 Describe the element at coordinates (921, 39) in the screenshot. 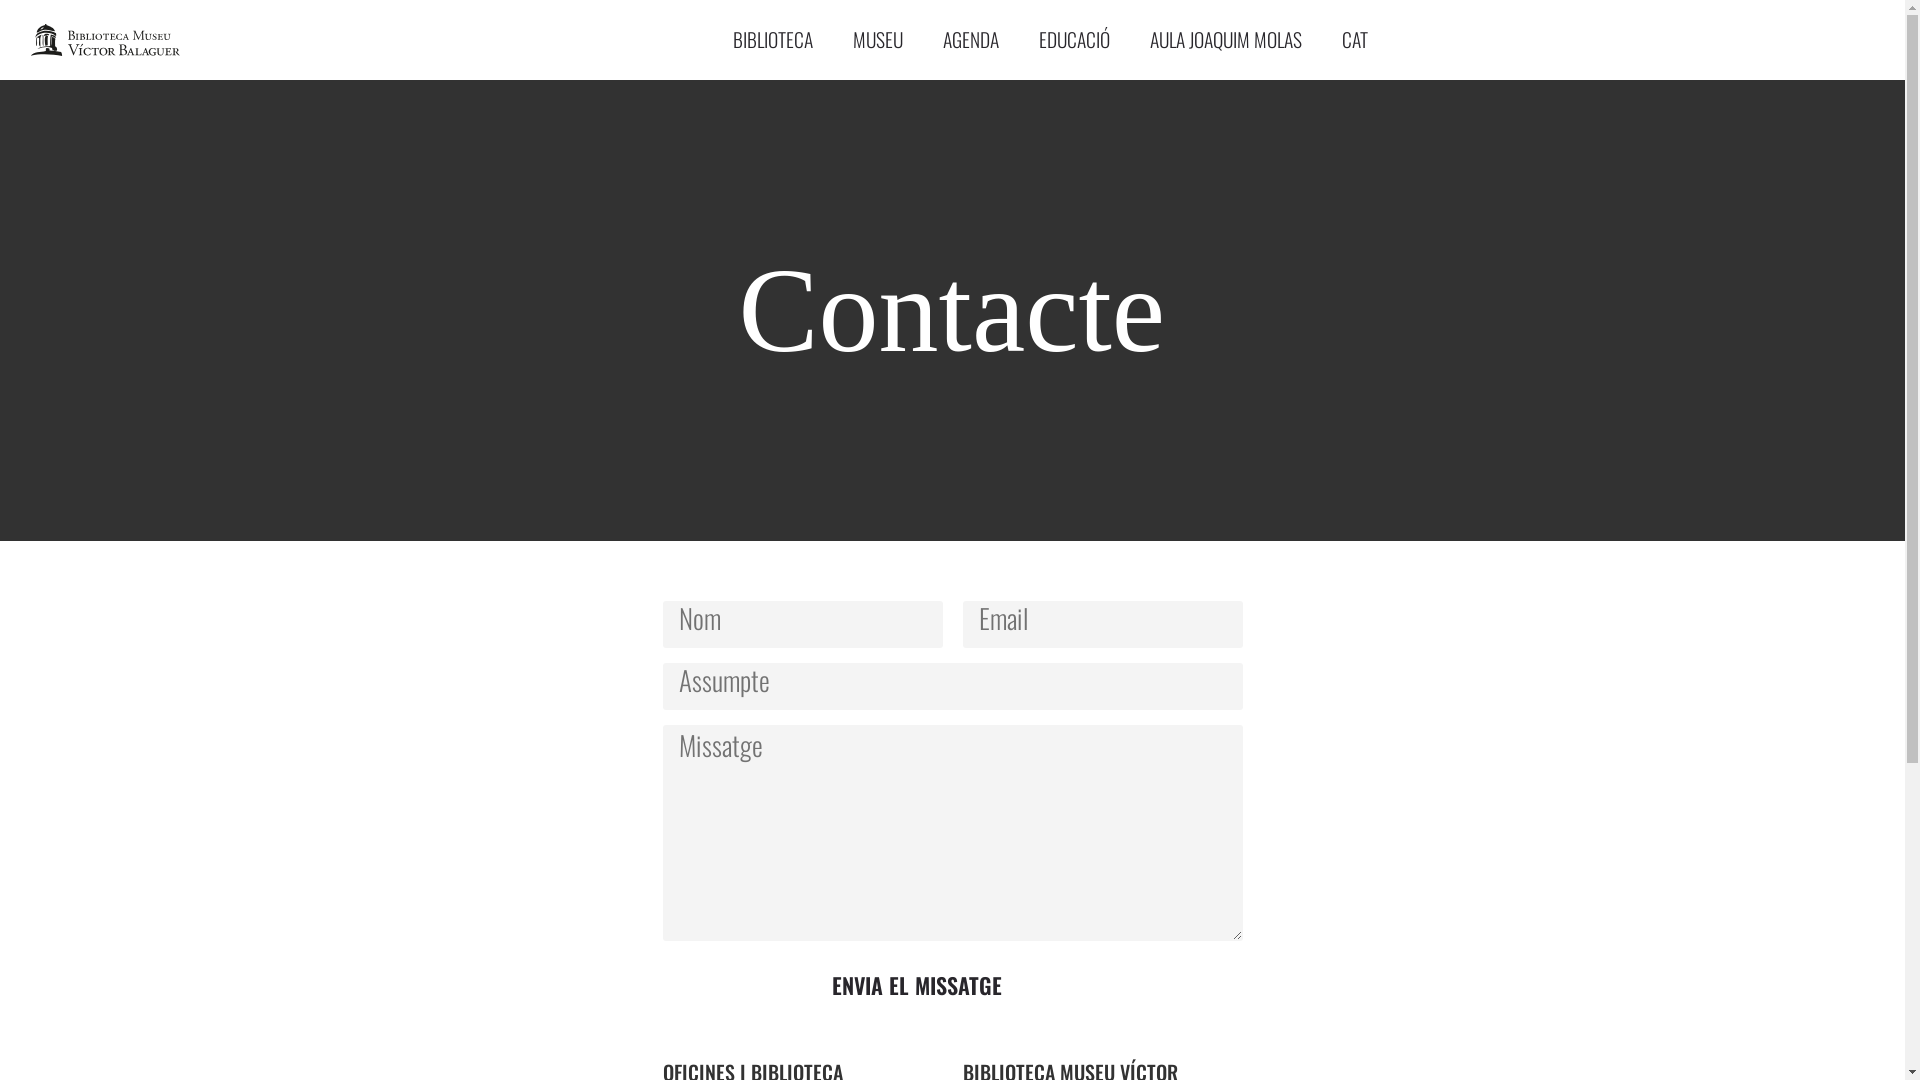

I see `'AGENDA'` at that location.